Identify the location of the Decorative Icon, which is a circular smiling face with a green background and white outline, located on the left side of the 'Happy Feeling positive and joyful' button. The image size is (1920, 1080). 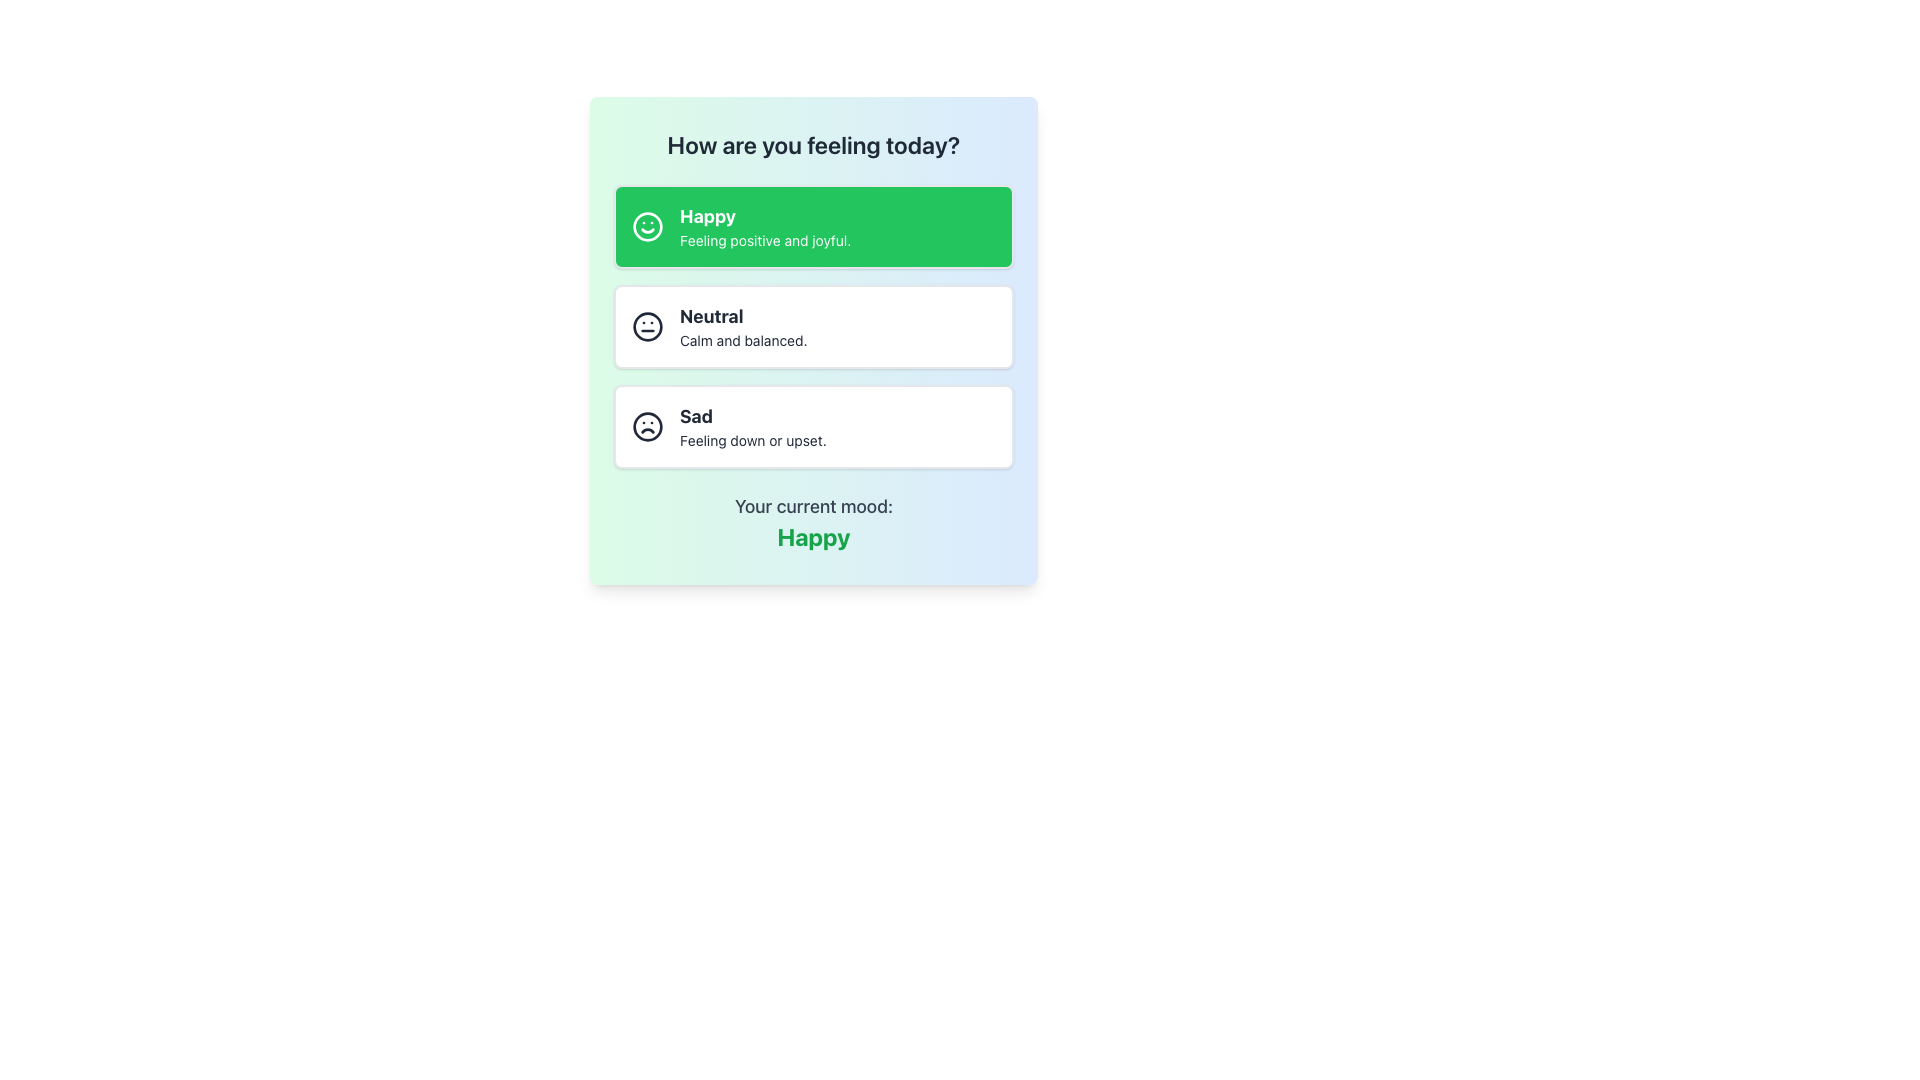
(648, 226).